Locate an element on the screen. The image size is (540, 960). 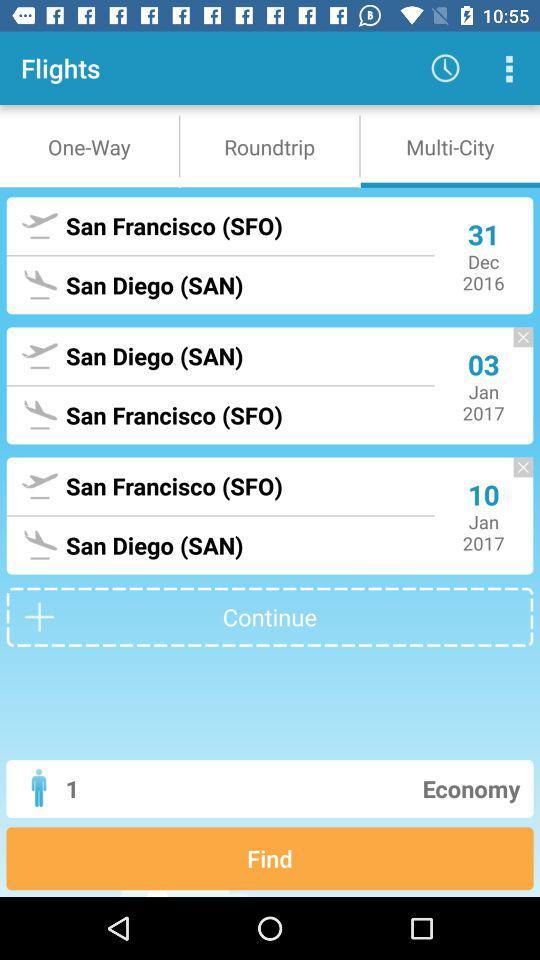
the item next to 1 item is located at coordinates (345, 788).